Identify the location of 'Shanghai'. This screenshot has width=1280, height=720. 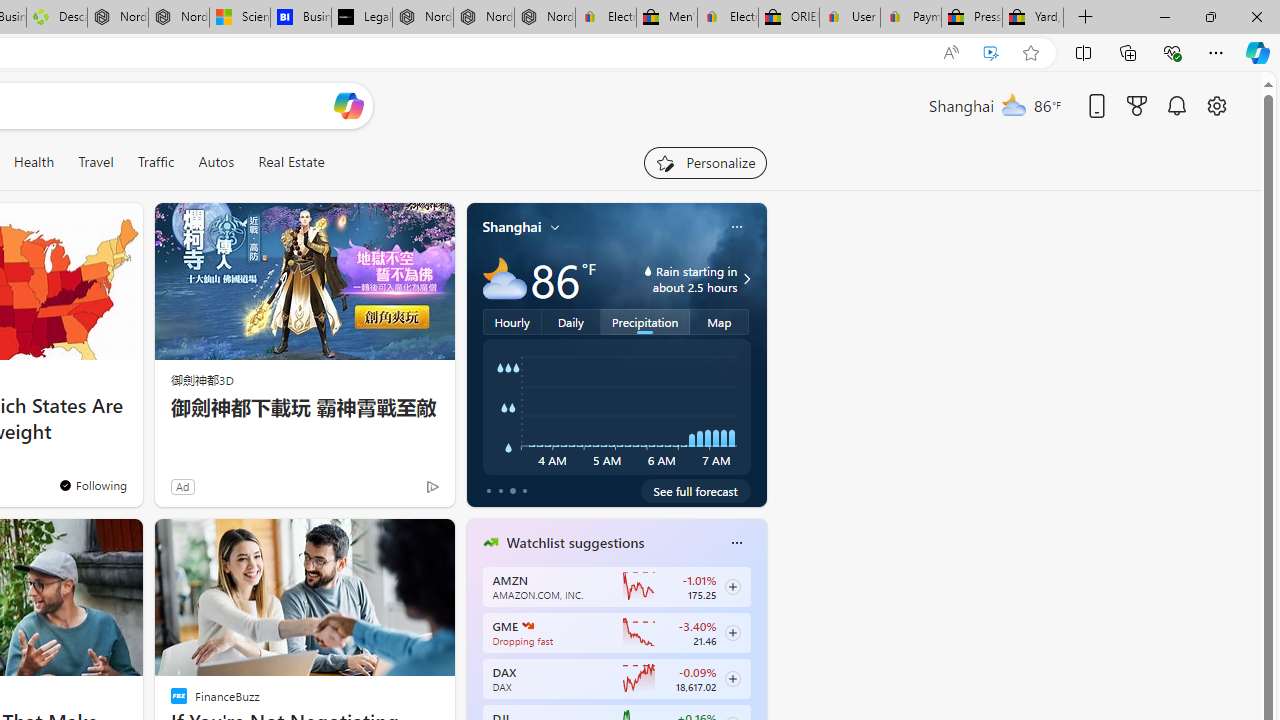
(512, 226).